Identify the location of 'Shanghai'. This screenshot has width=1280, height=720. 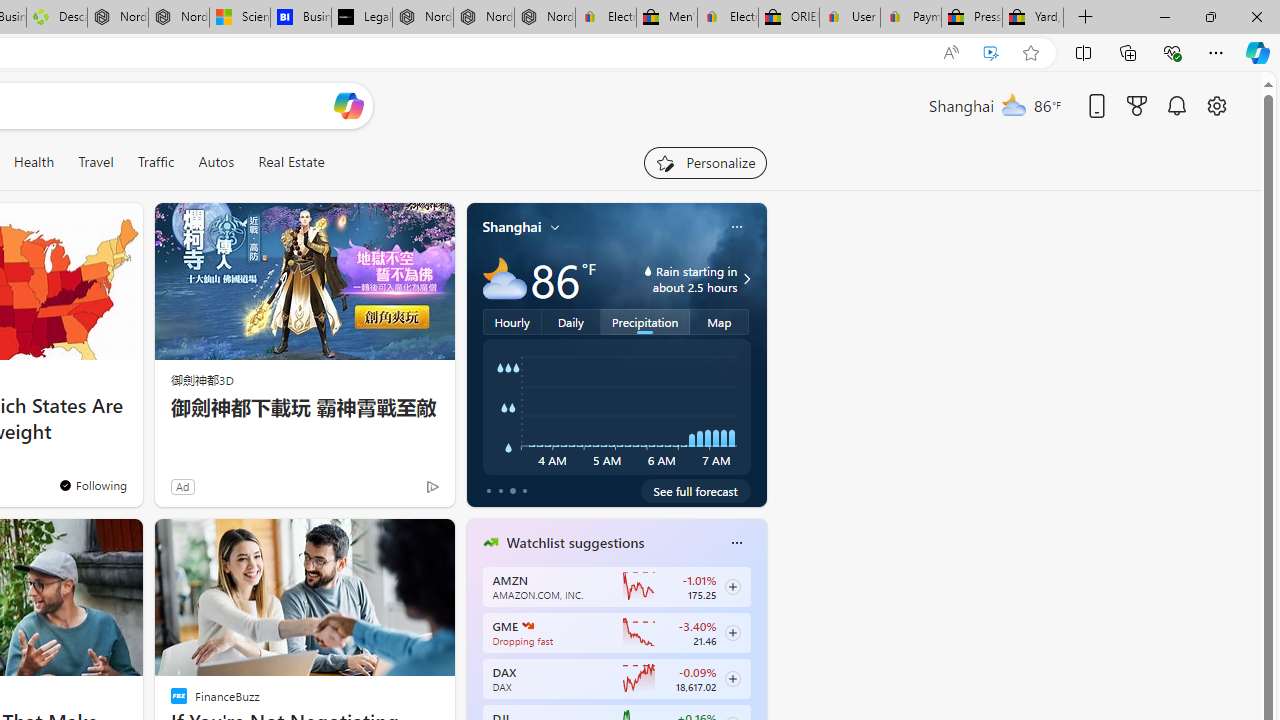
(512, 226).